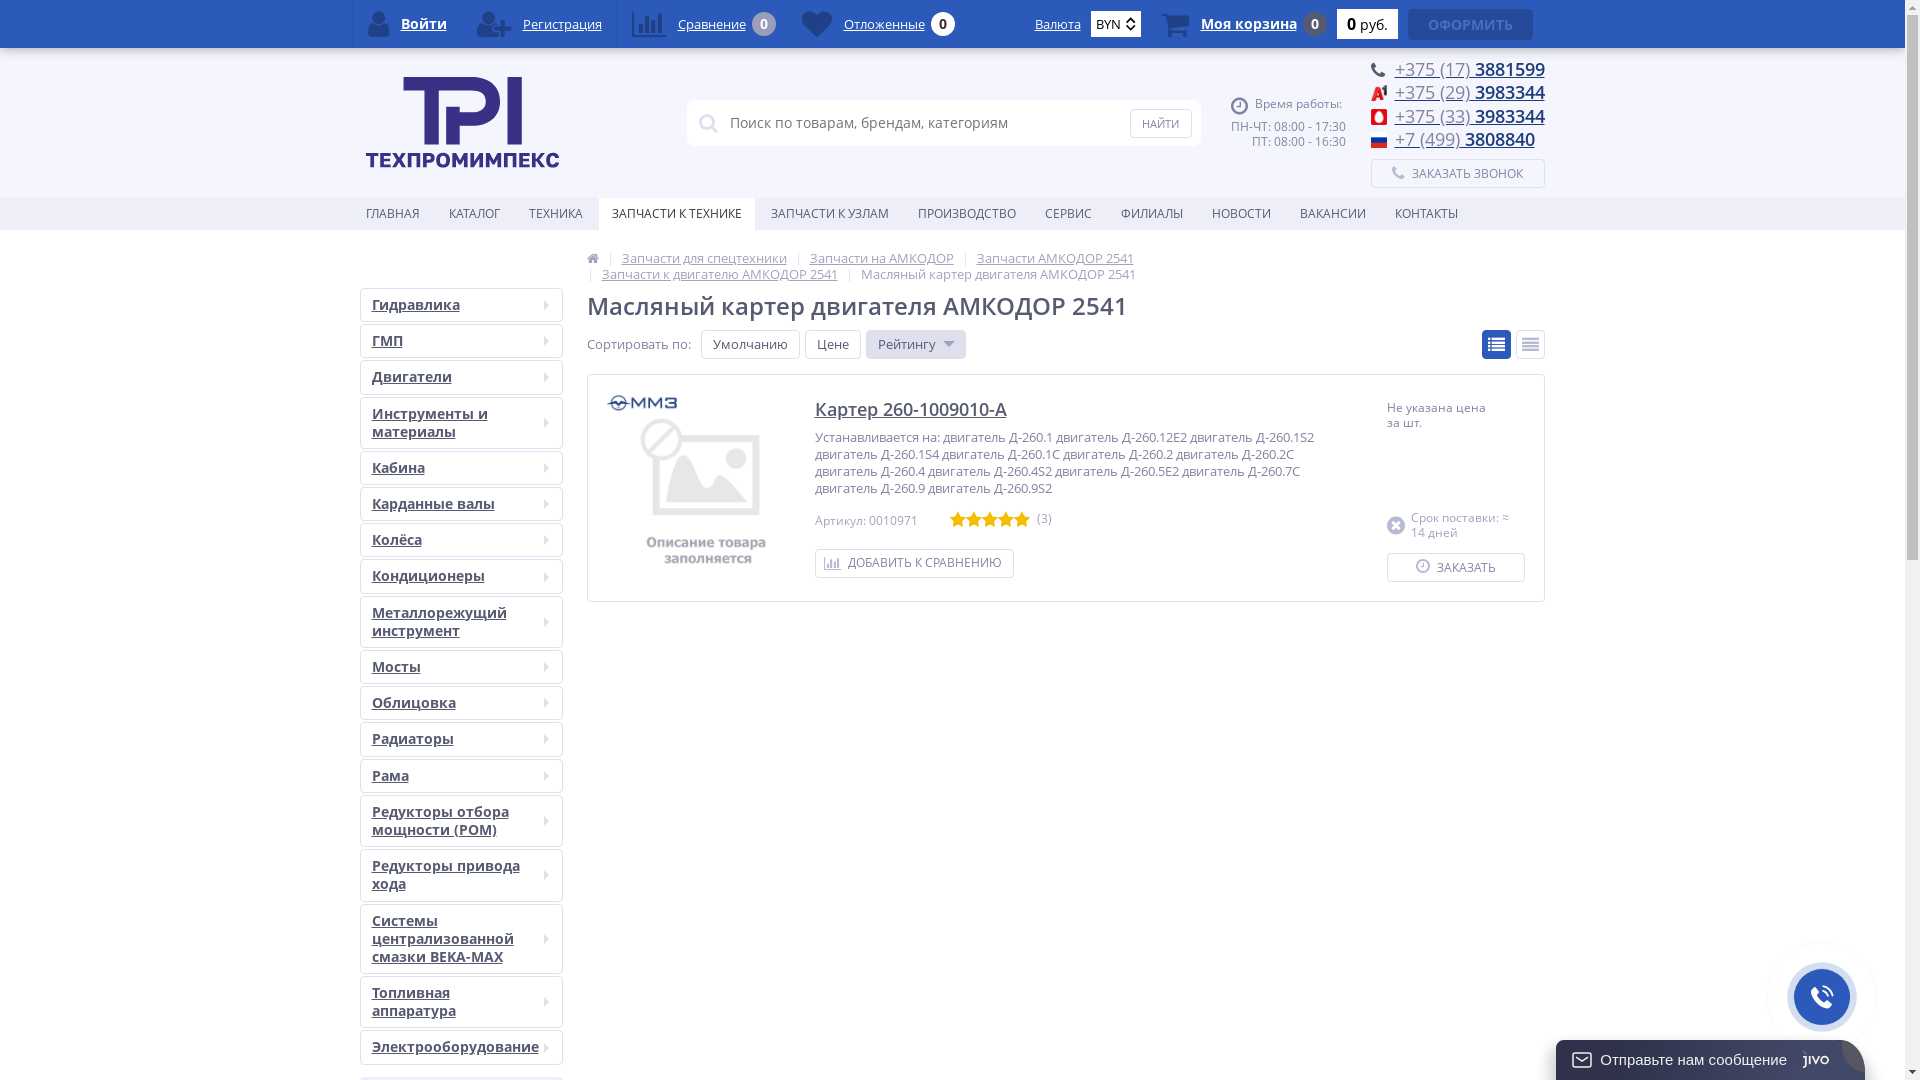 Image resolution: width=1920 pixels, height=1080 pixels. I want to click on '3', so click(989, 519).